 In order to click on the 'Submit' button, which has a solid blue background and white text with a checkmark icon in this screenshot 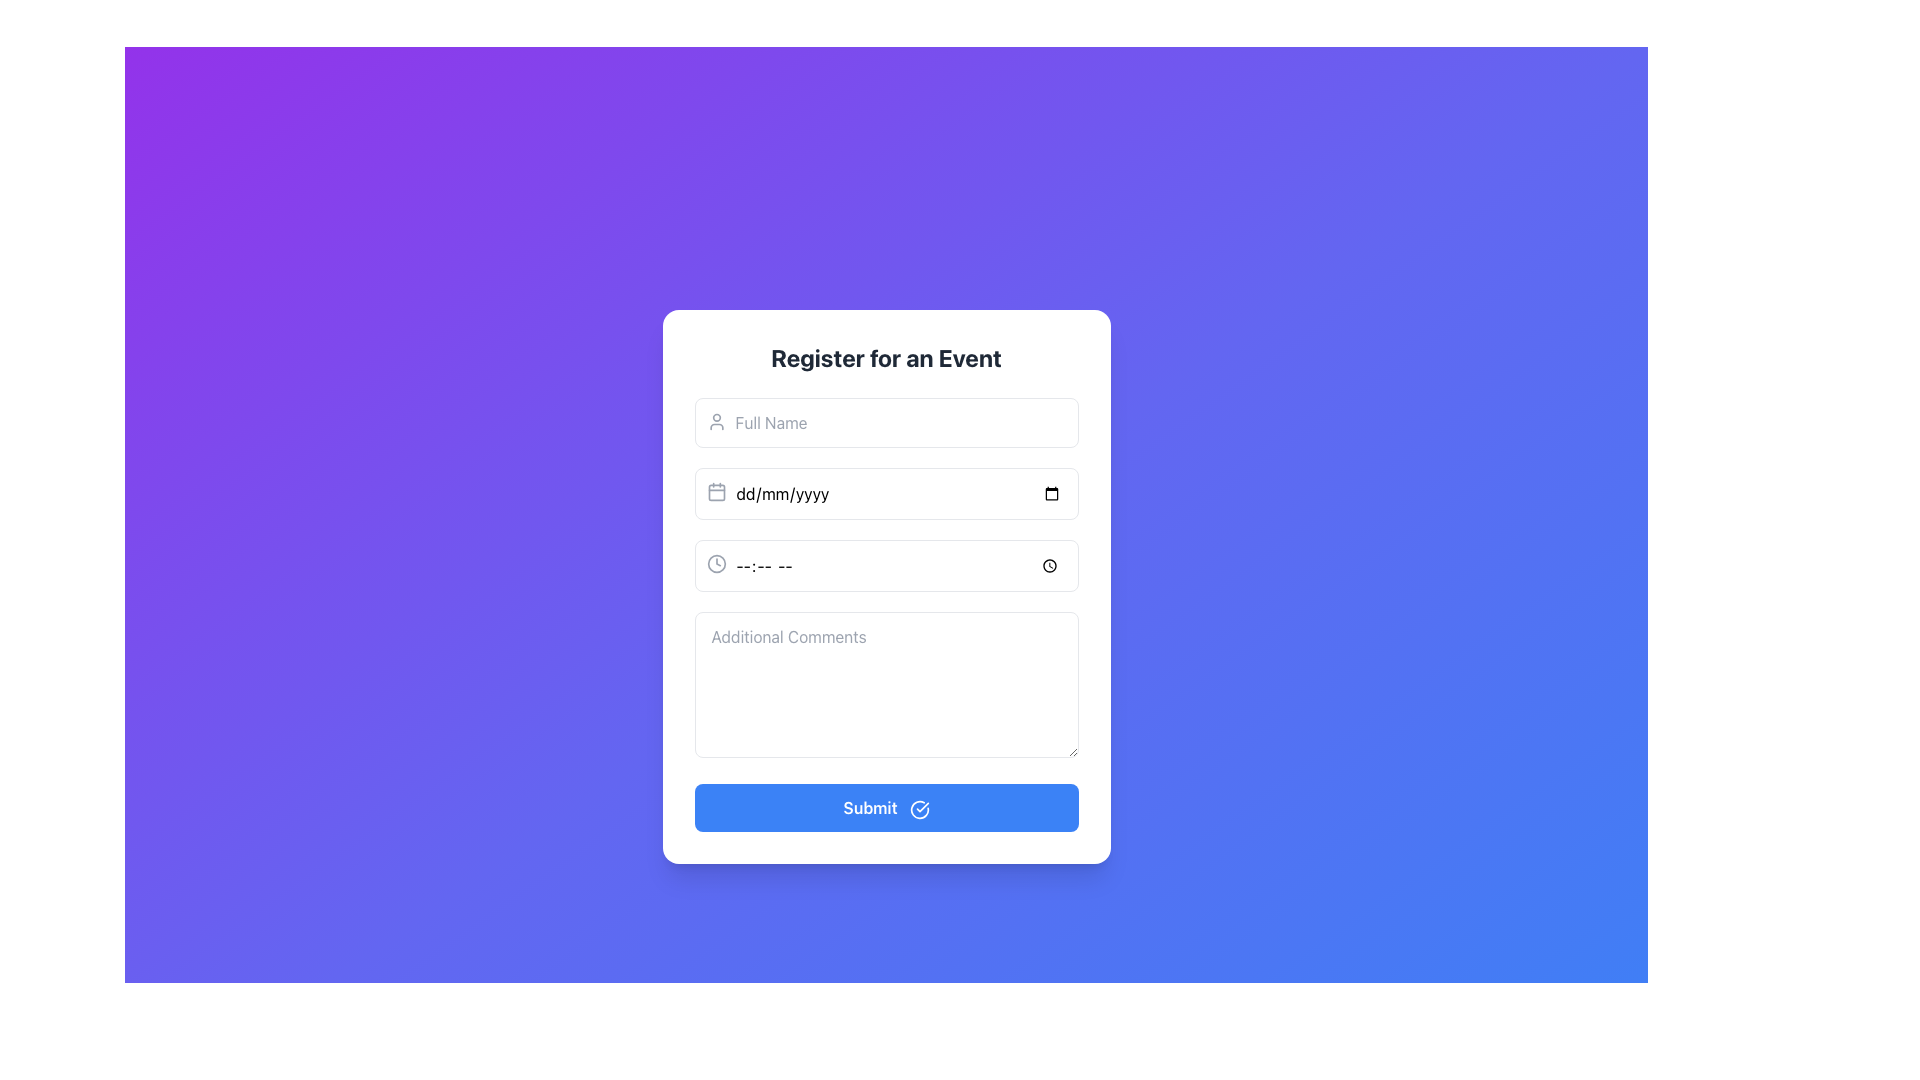, I will do `click(885, 806)`.